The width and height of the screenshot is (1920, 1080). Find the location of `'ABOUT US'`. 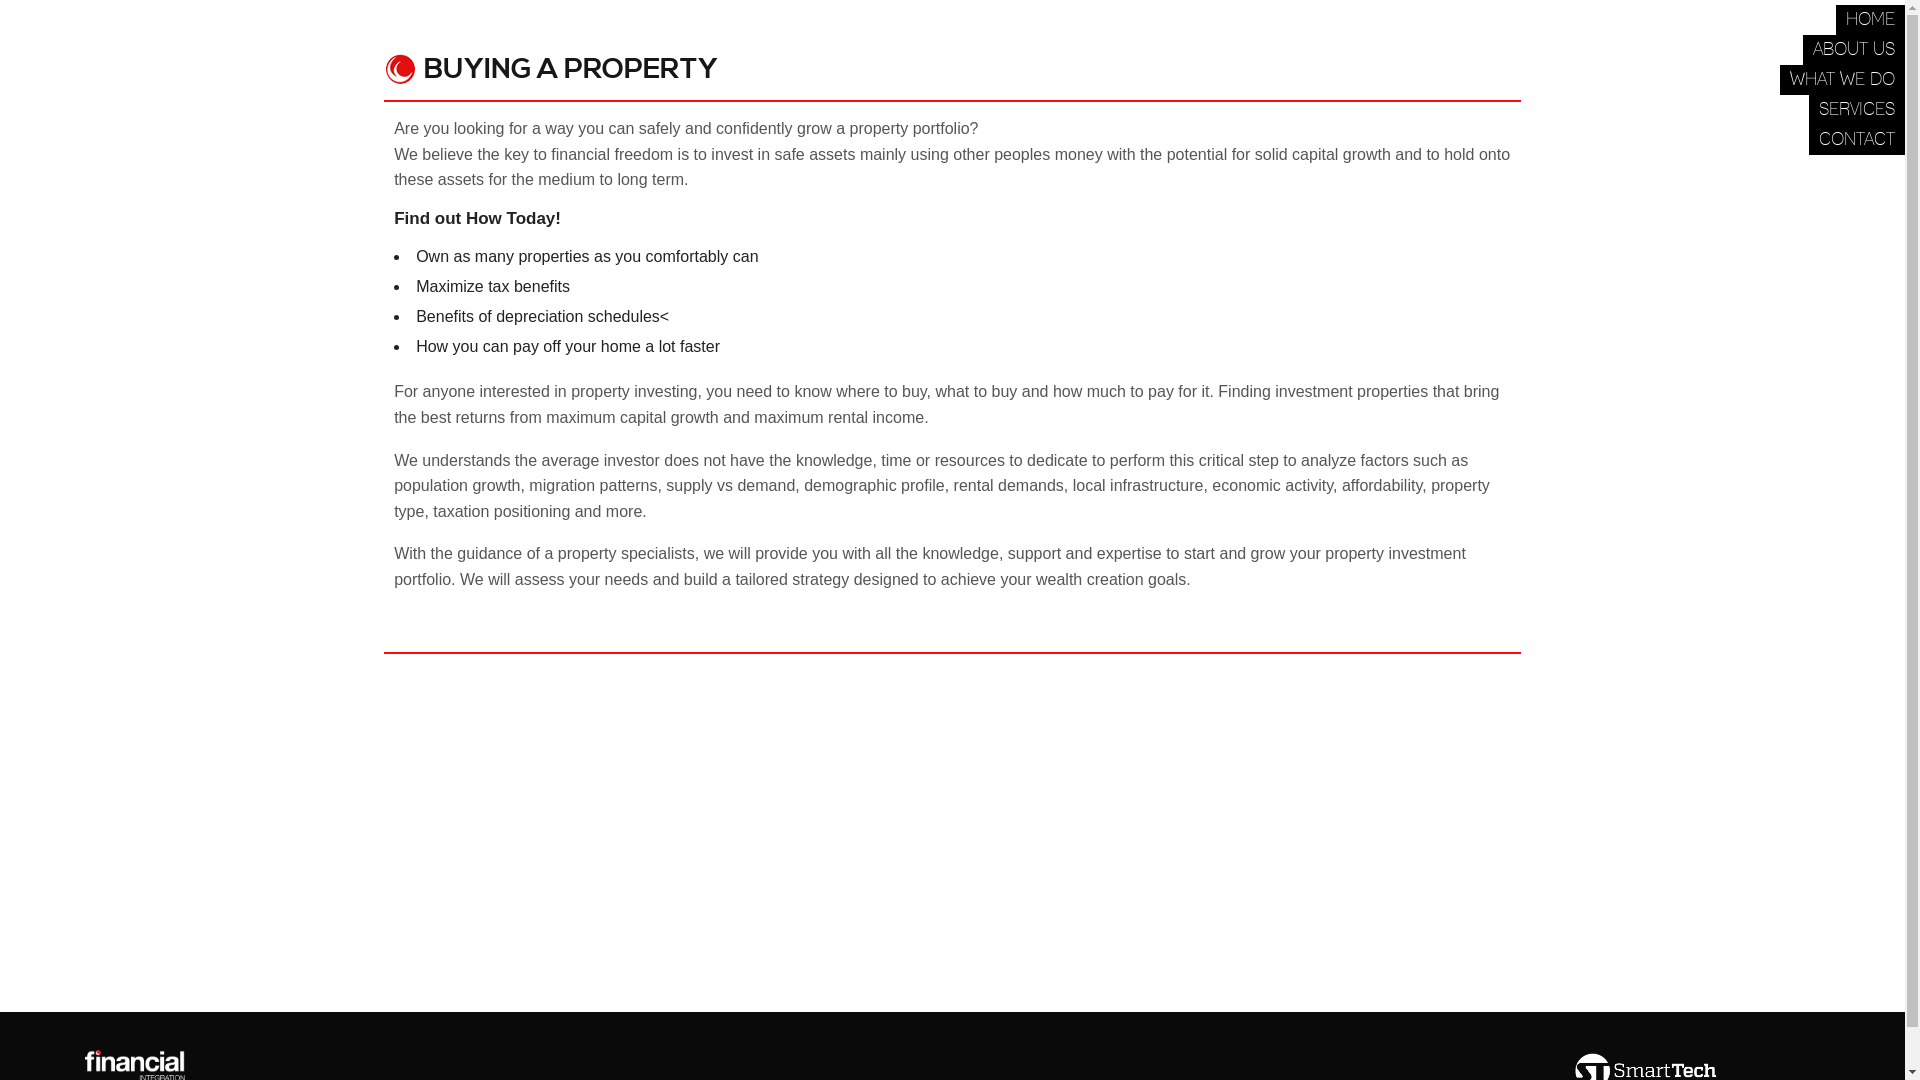

'ABOUT US' is located at coordinates (1852, 49).